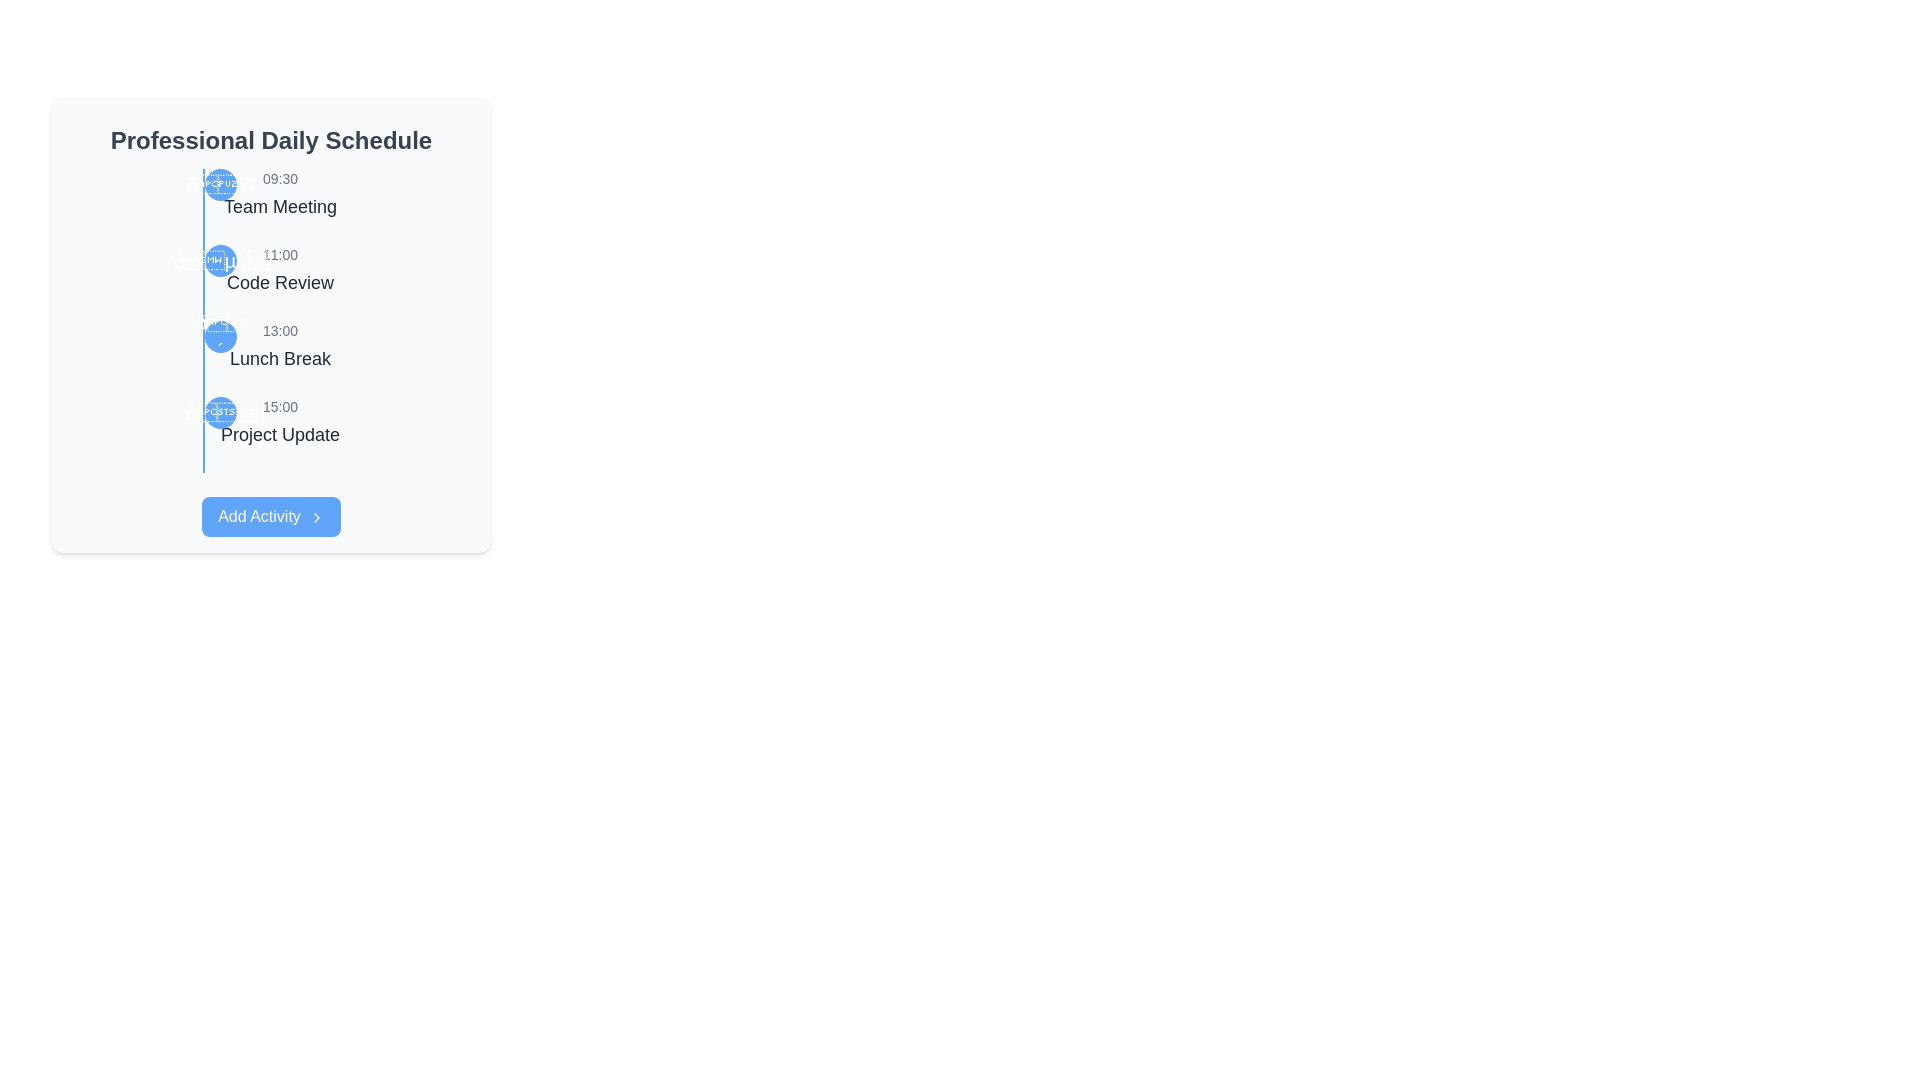 This screenshot has width=1920, height=1080. I want to click on the 'Code Review' icon in the 'Professional Daily Schedule' interface, located next to the '11:00 Code Review' activity entry, so click(220, 260).